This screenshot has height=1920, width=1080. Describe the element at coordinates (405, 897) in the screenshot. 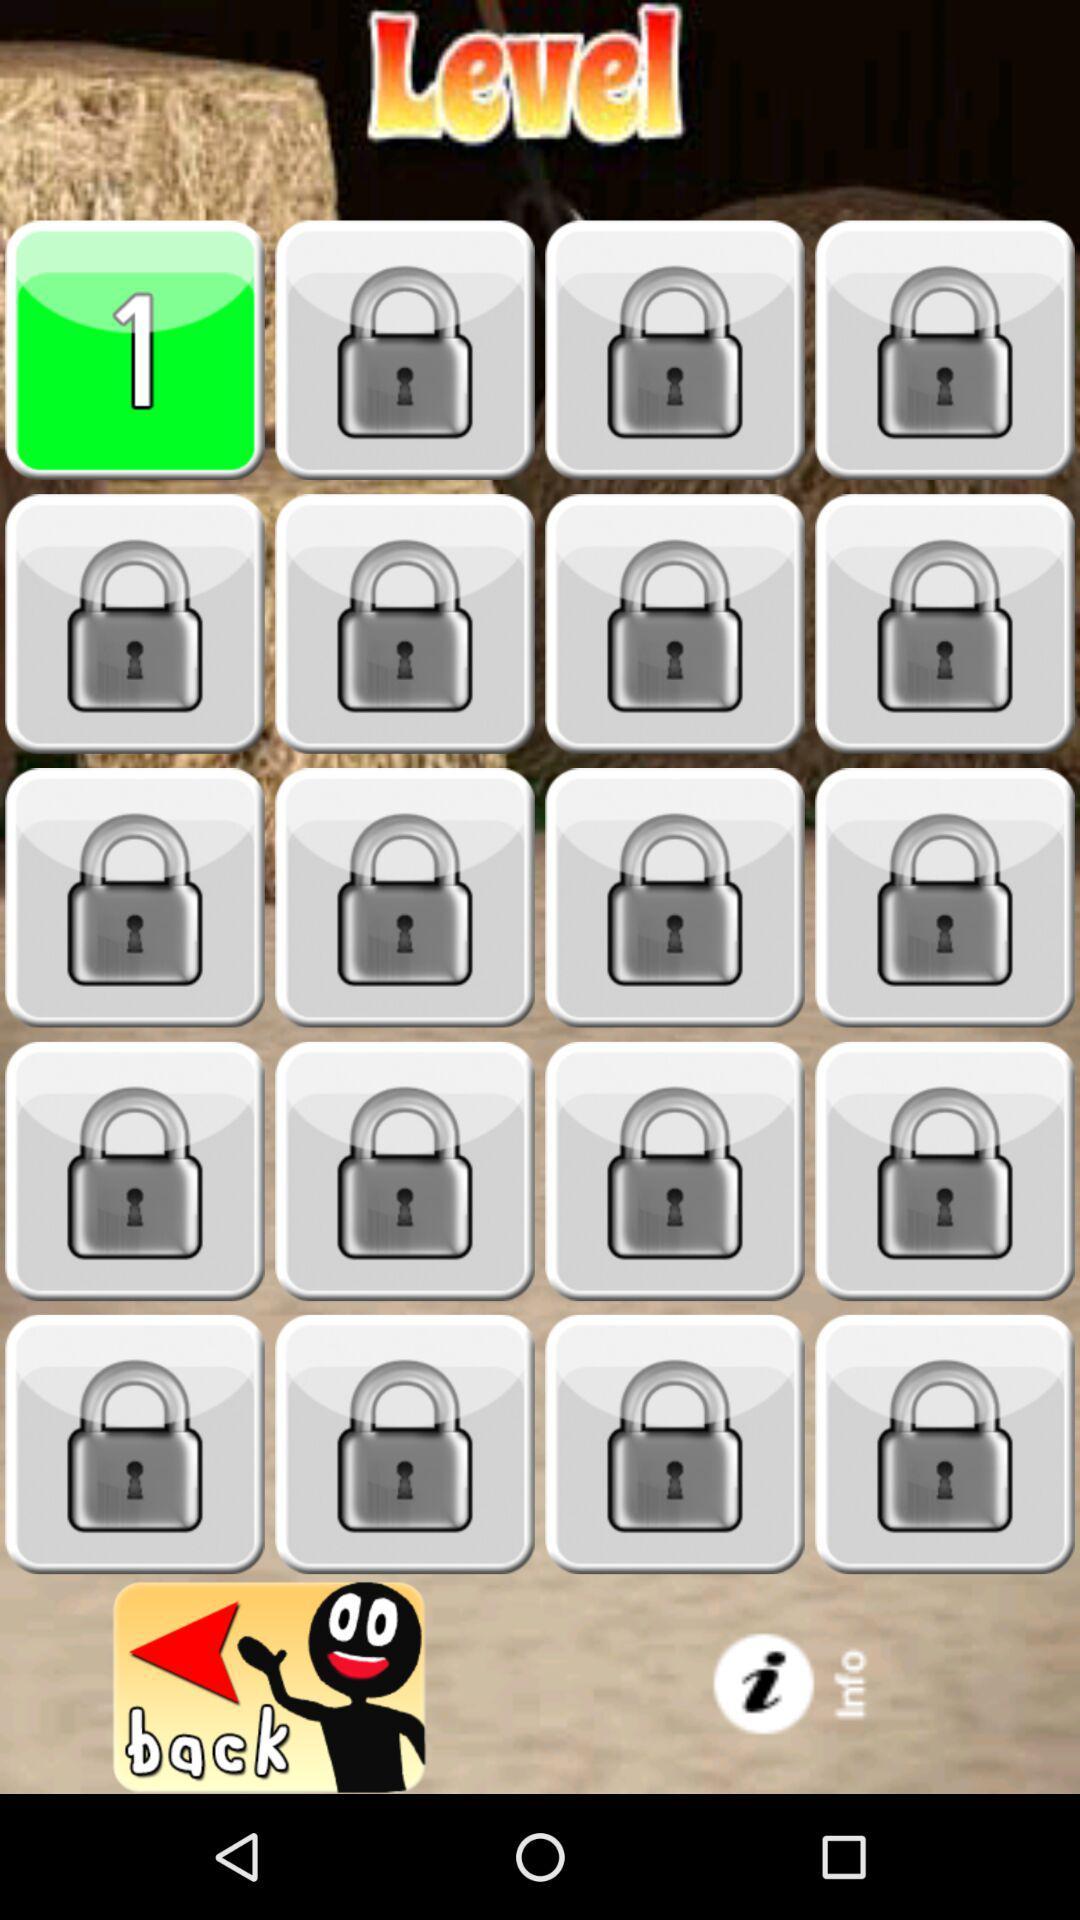

I see `level` at that location.